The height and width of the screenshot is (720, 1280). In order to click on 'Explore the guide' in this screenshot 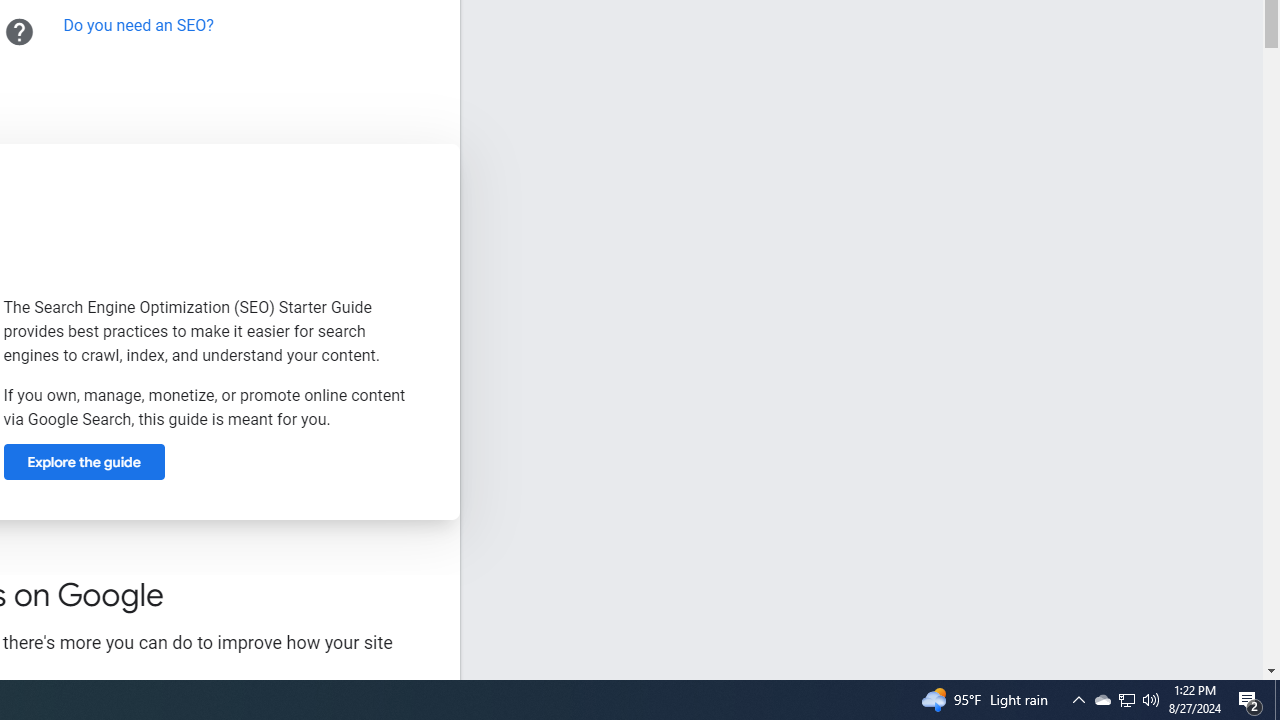, I will do `click(82, 462)`.